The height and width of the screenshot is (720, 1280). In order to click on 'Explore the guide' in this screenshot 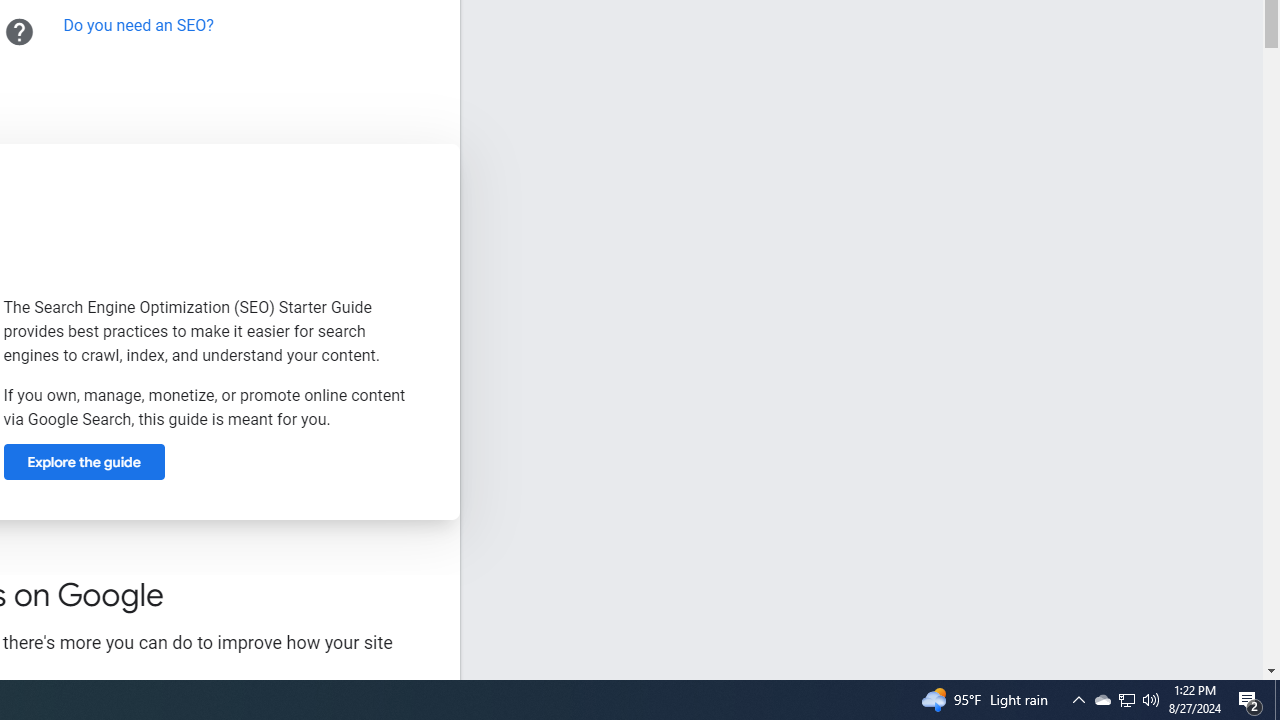, I will do `click(82, 462)`.